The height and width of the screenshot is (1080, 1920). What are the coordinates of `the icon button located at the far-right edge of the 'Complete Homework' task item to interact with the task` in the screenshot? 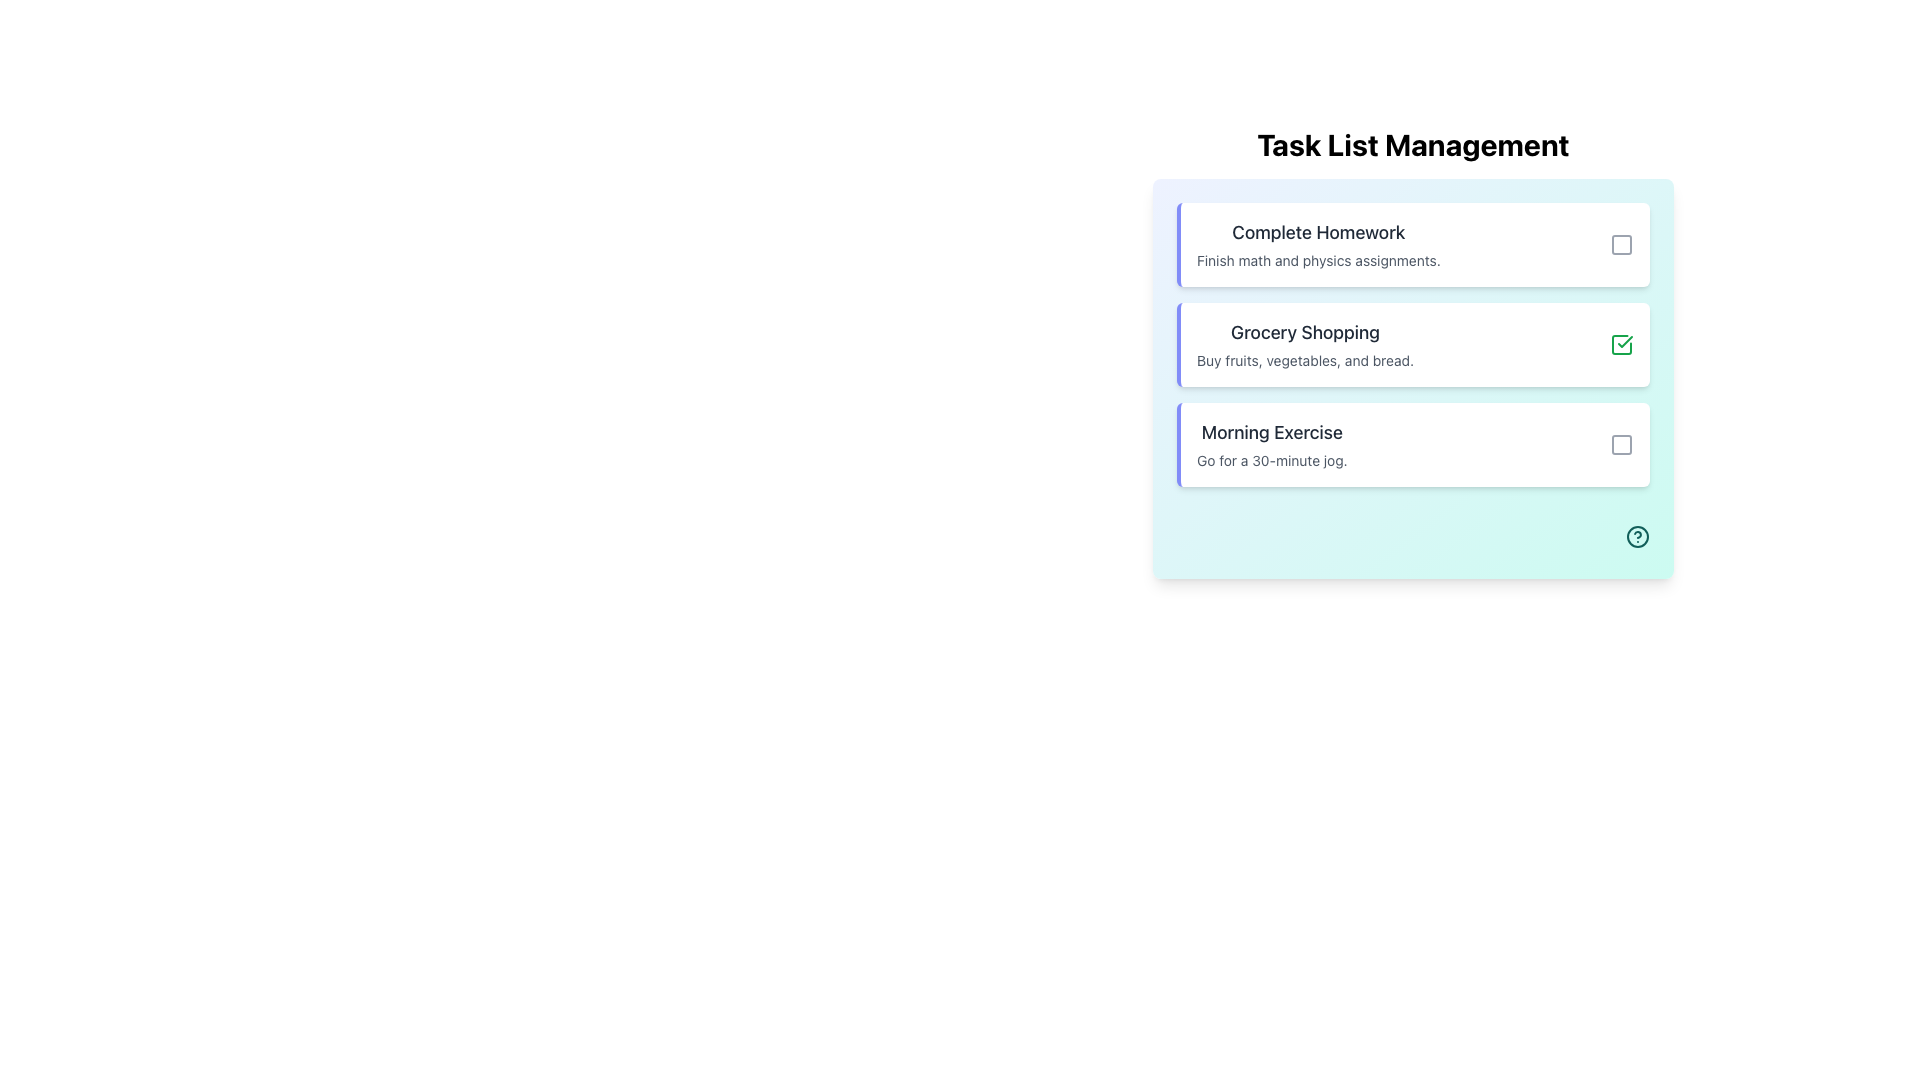 It's located at (1622, 244).